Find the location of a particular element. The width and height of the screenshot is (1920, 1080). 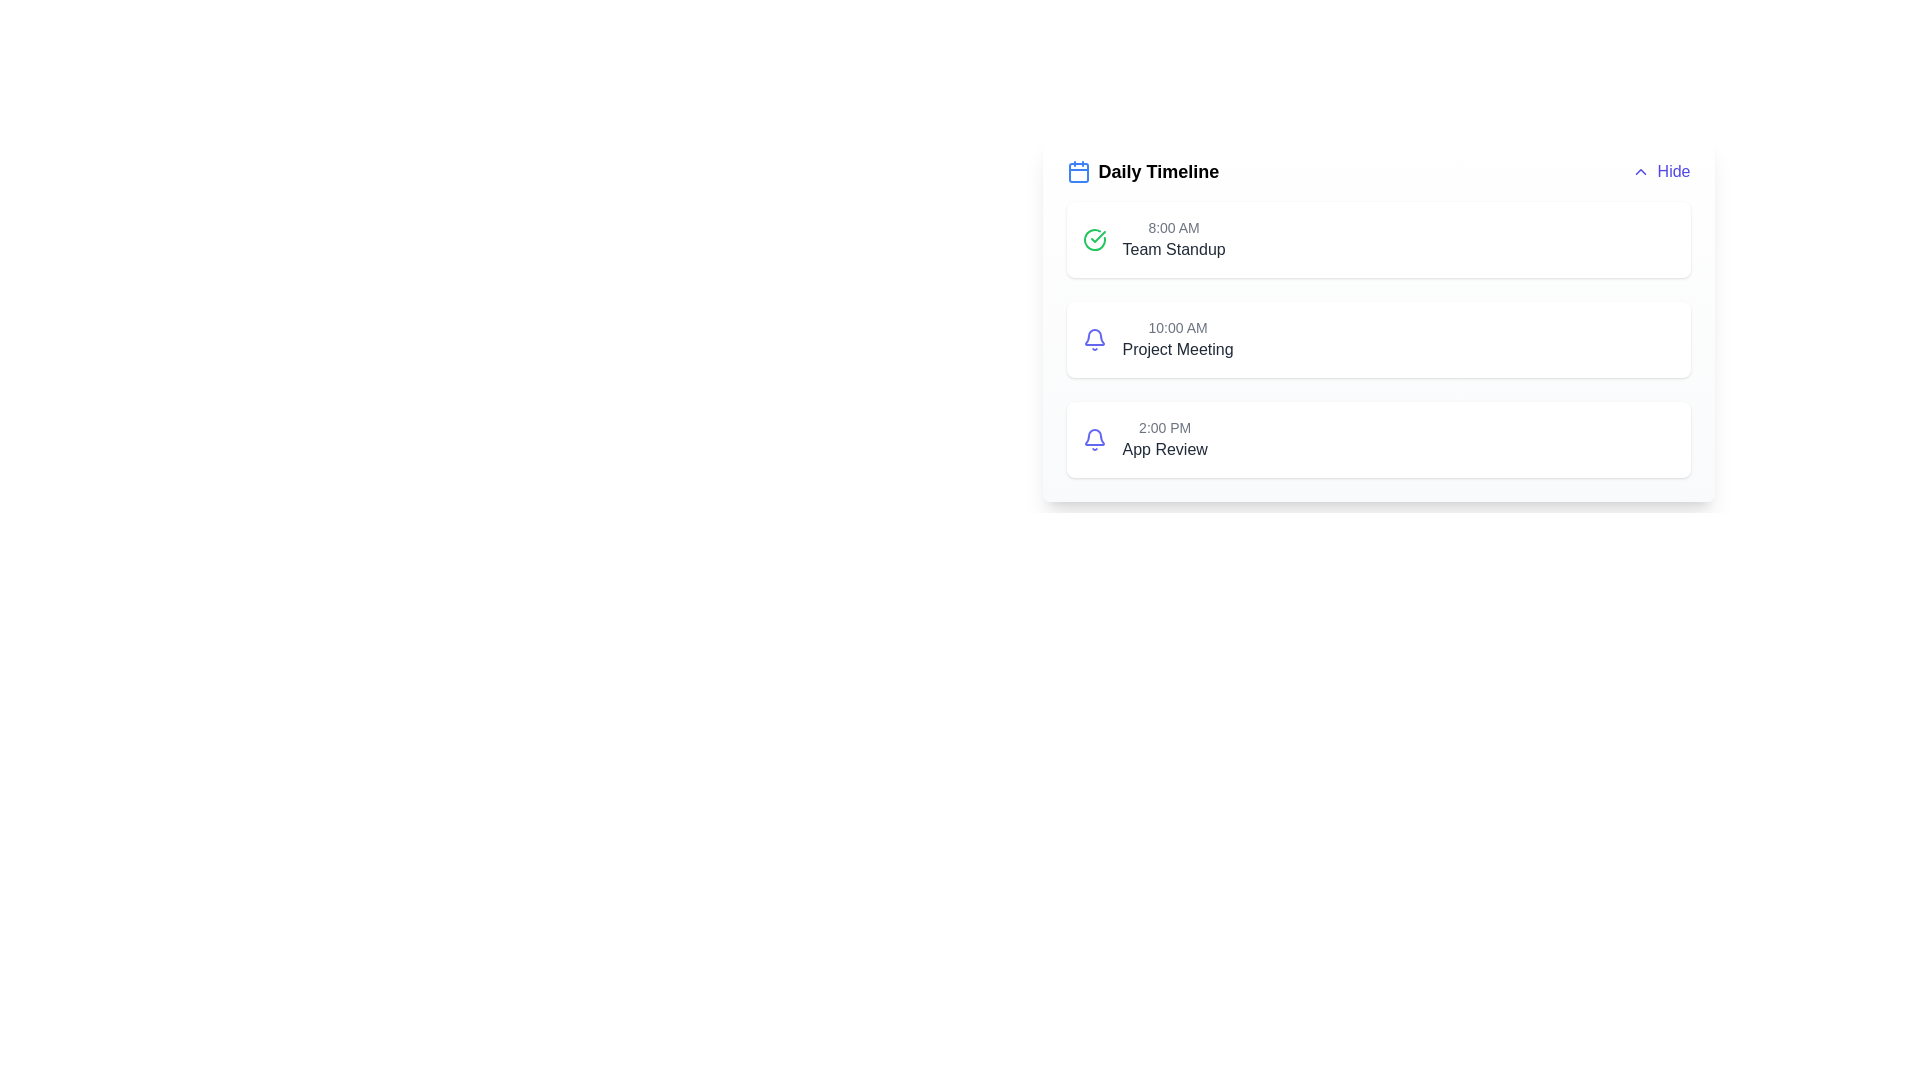

the text label that indicates the scheduled event titled 'App Review' at '2:00 PM', which is the third item in the timeline list of events is located at coordinates (1165, 438).